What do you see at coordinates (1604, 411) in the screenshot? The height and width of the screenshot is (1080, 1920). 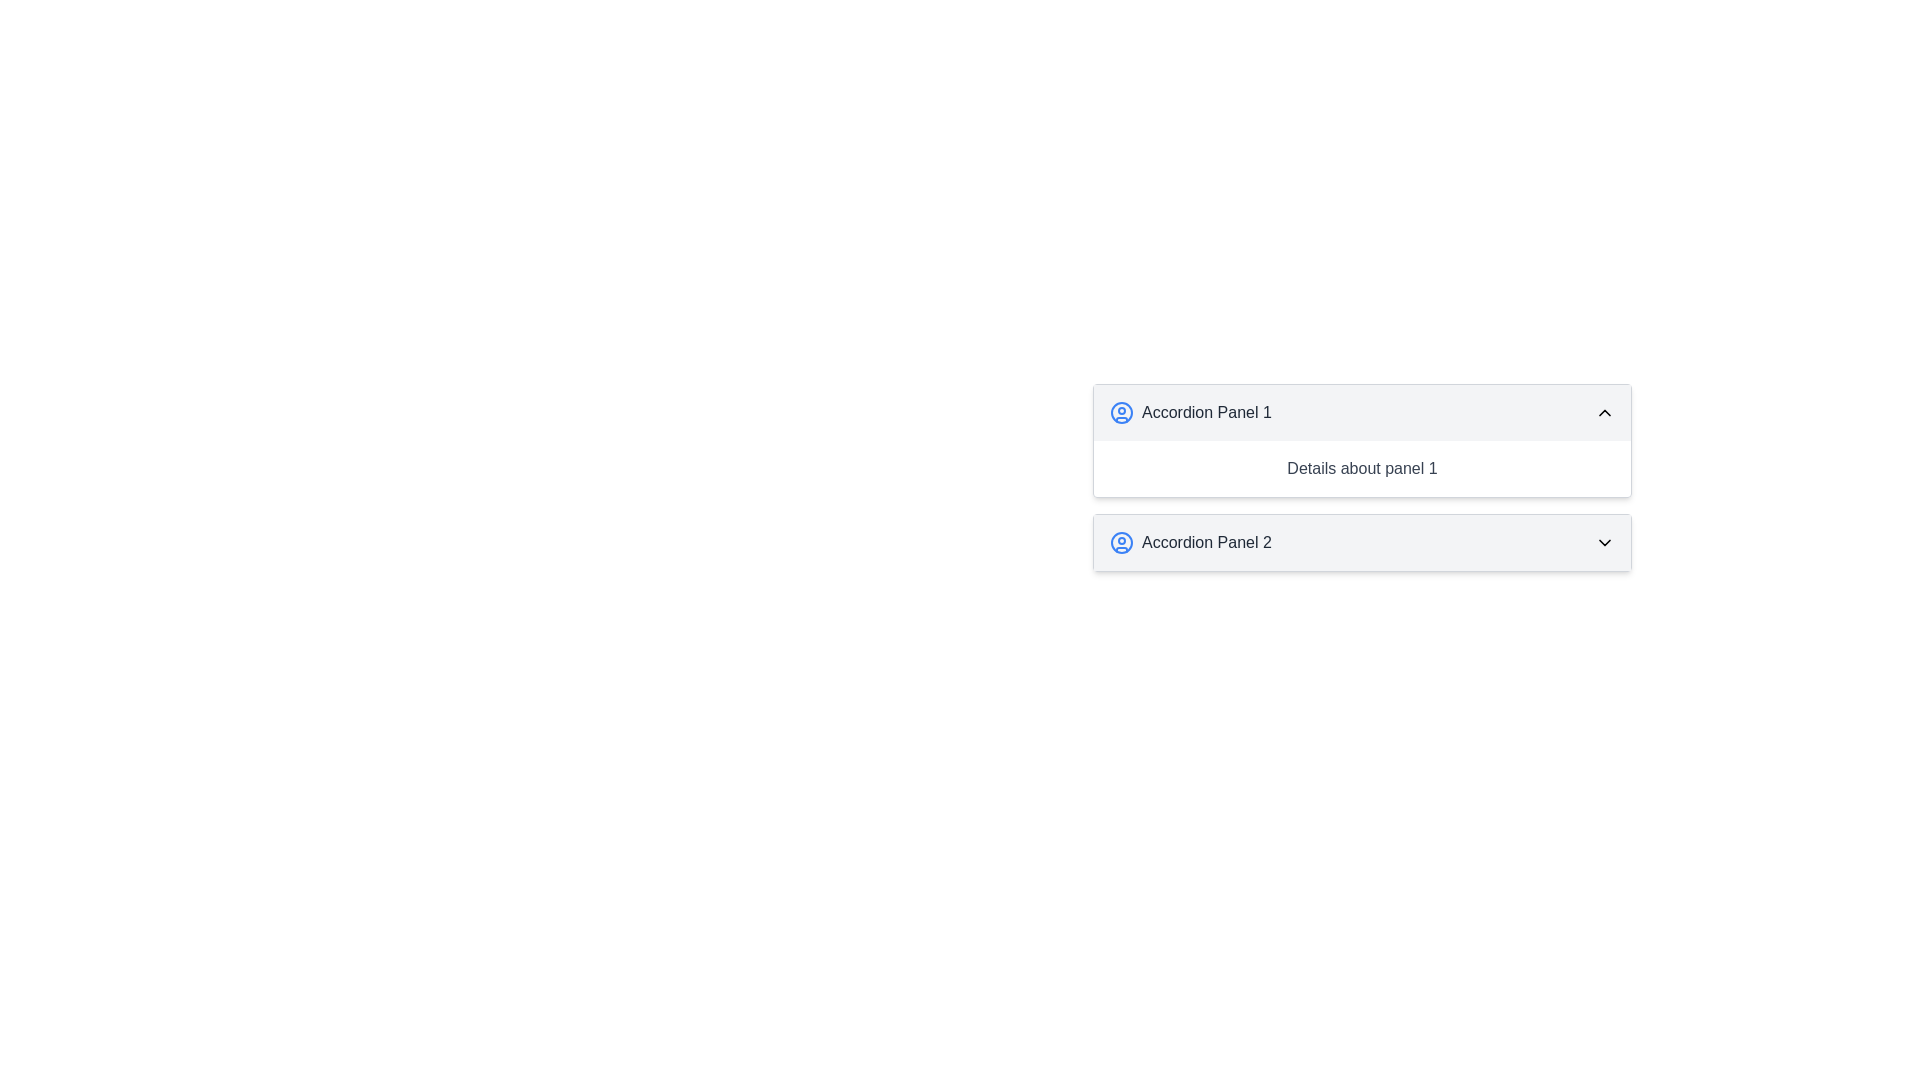 I see `the chevron-up icon located at the far right end of the 'Accordion Panel 1' header` at bounding box center [1604, 411].